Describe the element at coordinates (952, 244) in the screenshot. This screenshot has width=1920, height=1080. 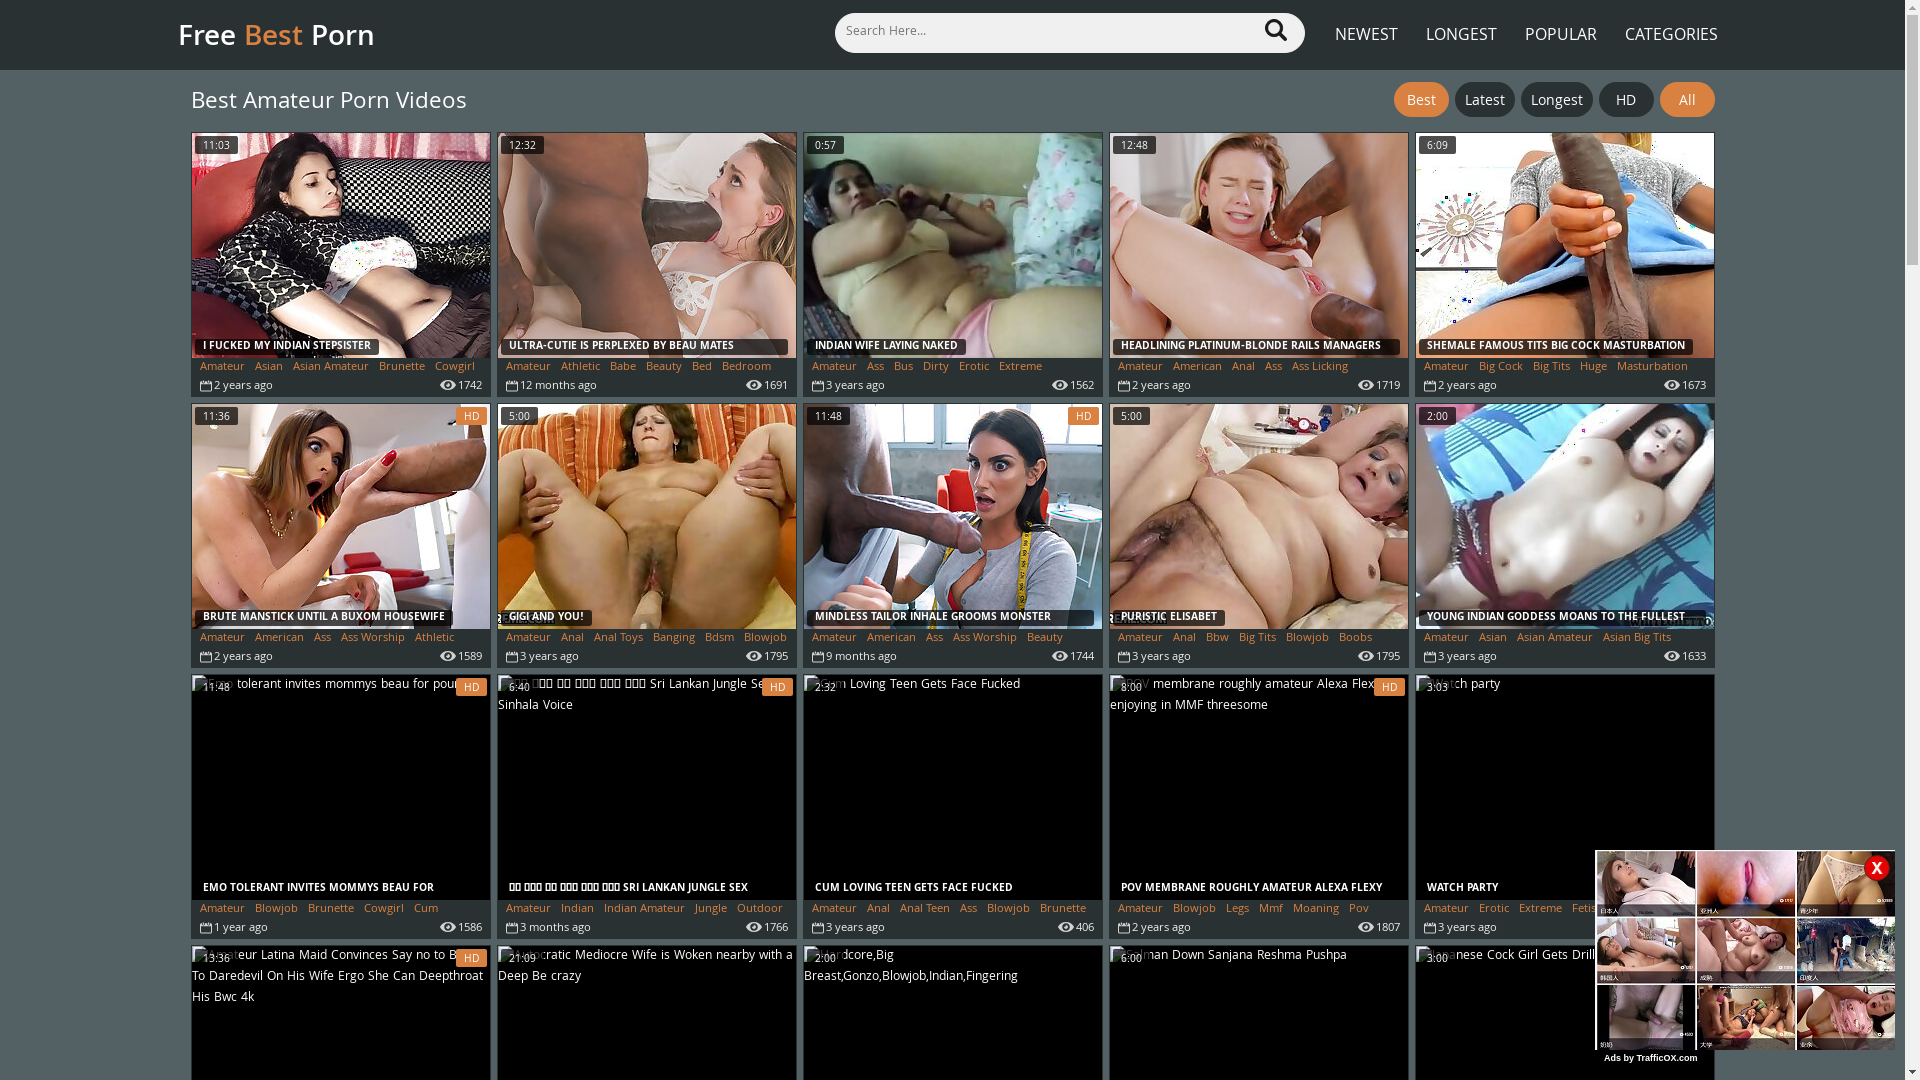
I see `'INDIAN WIFE LAYING NAKED'` at that location.